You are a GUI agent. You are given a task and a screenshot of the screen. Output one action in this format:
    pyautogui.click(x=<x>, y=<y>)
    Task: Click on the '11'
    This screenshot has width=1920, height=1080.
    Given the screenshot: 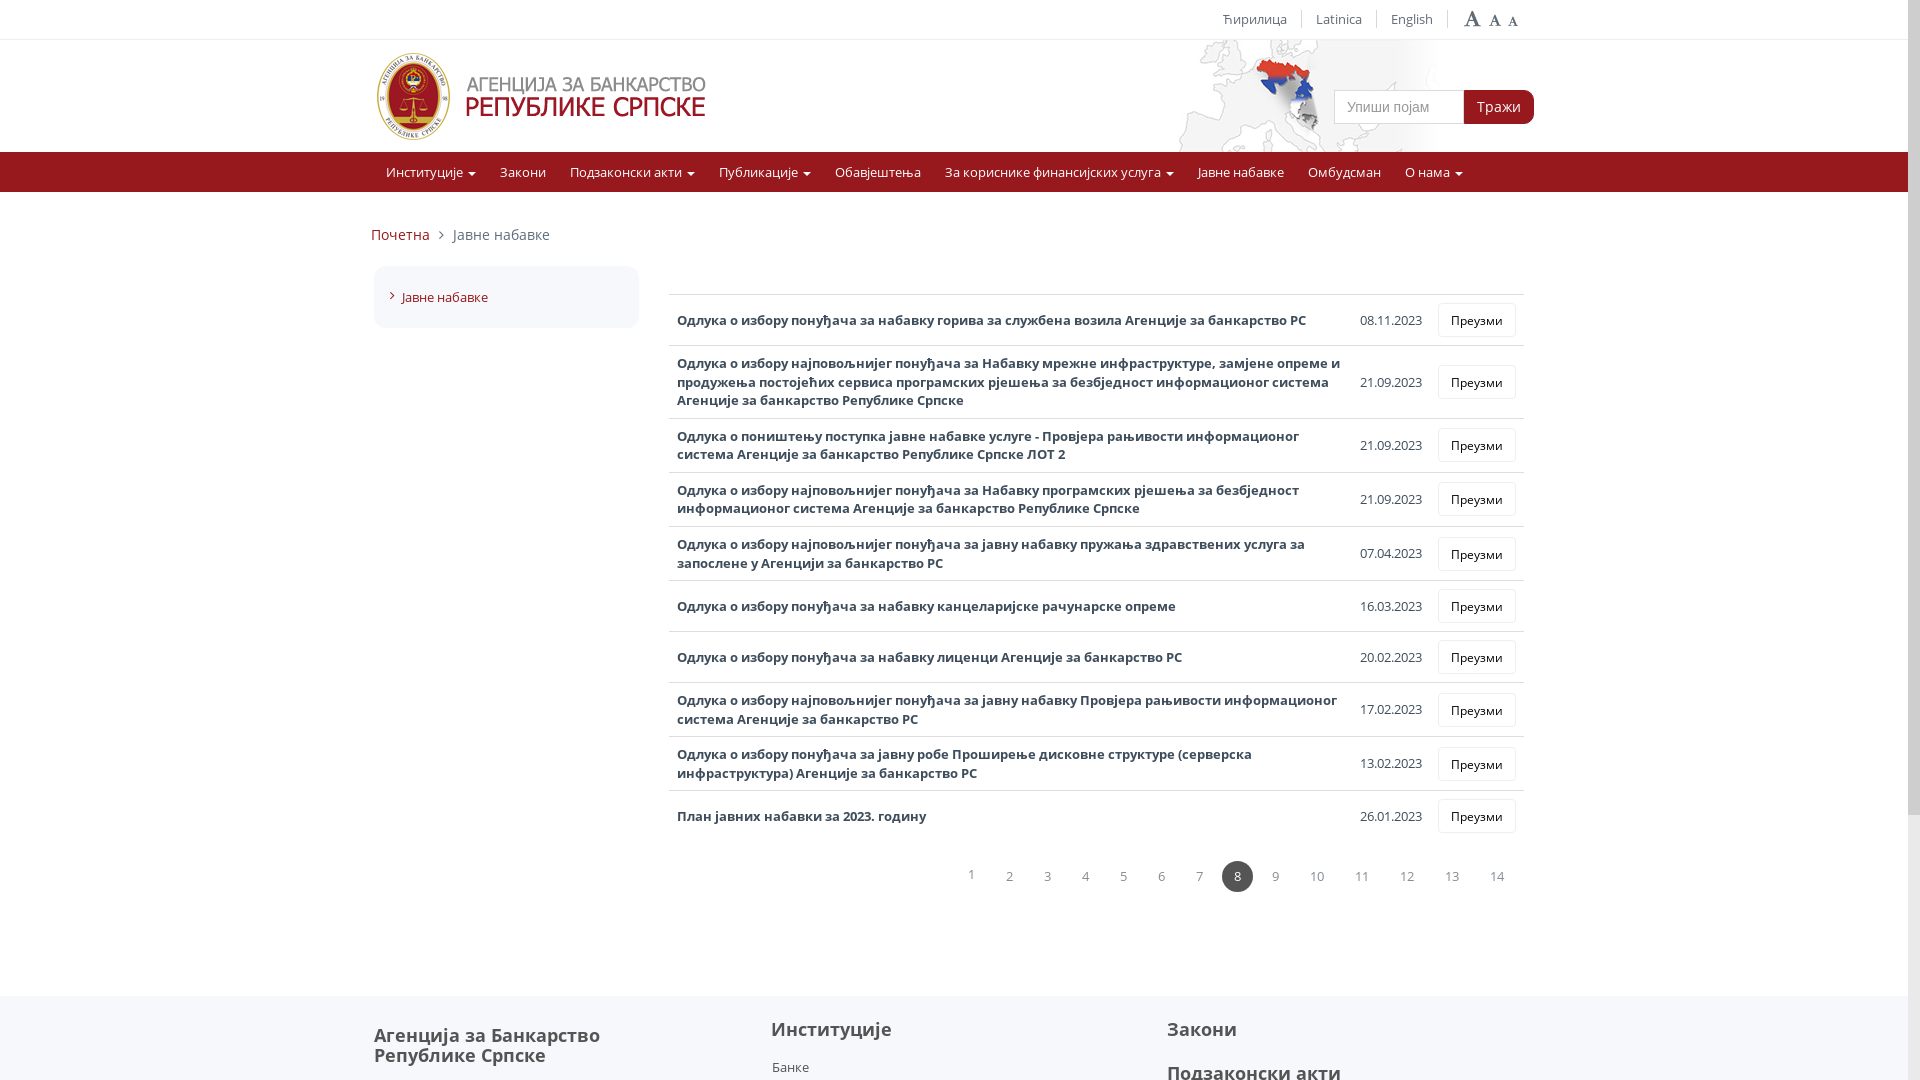 What is the action you would take?
    pyautogui.click(x=1361, y=875)
    